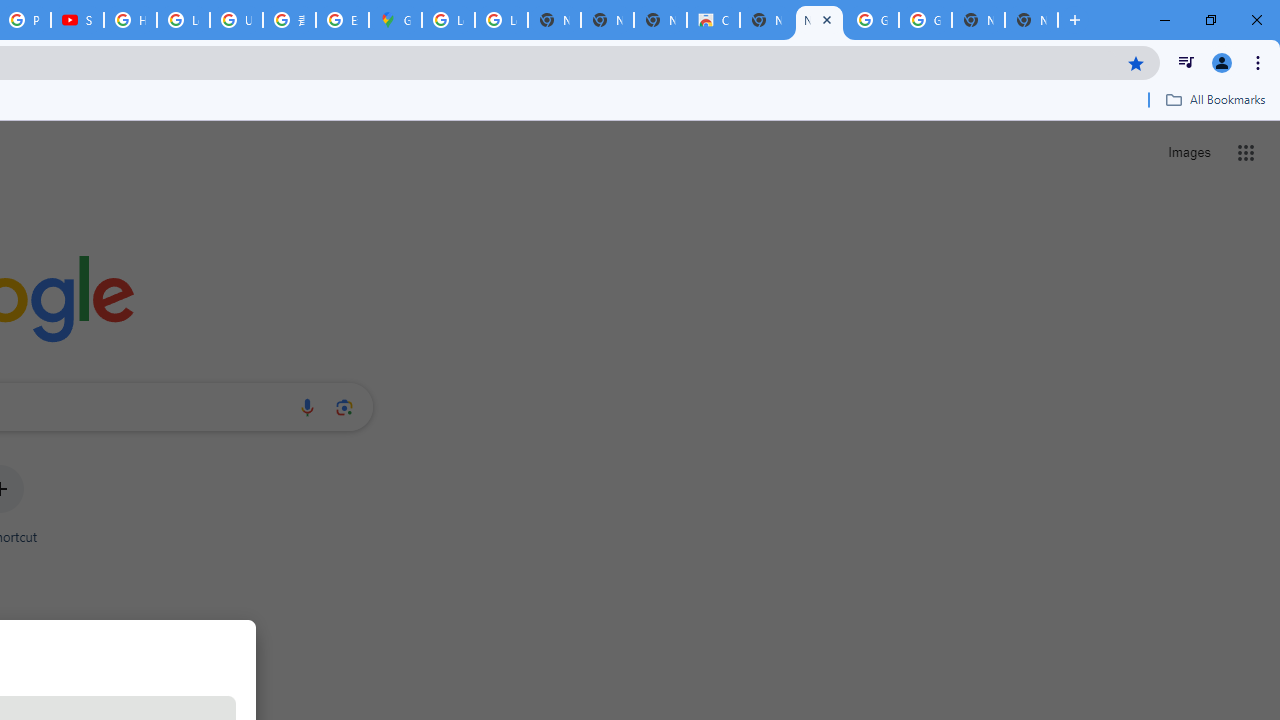 The width and height of the screenshot is (1280, 720). I want to click on 'Subscriptions - YouTube', so click(77, 20).